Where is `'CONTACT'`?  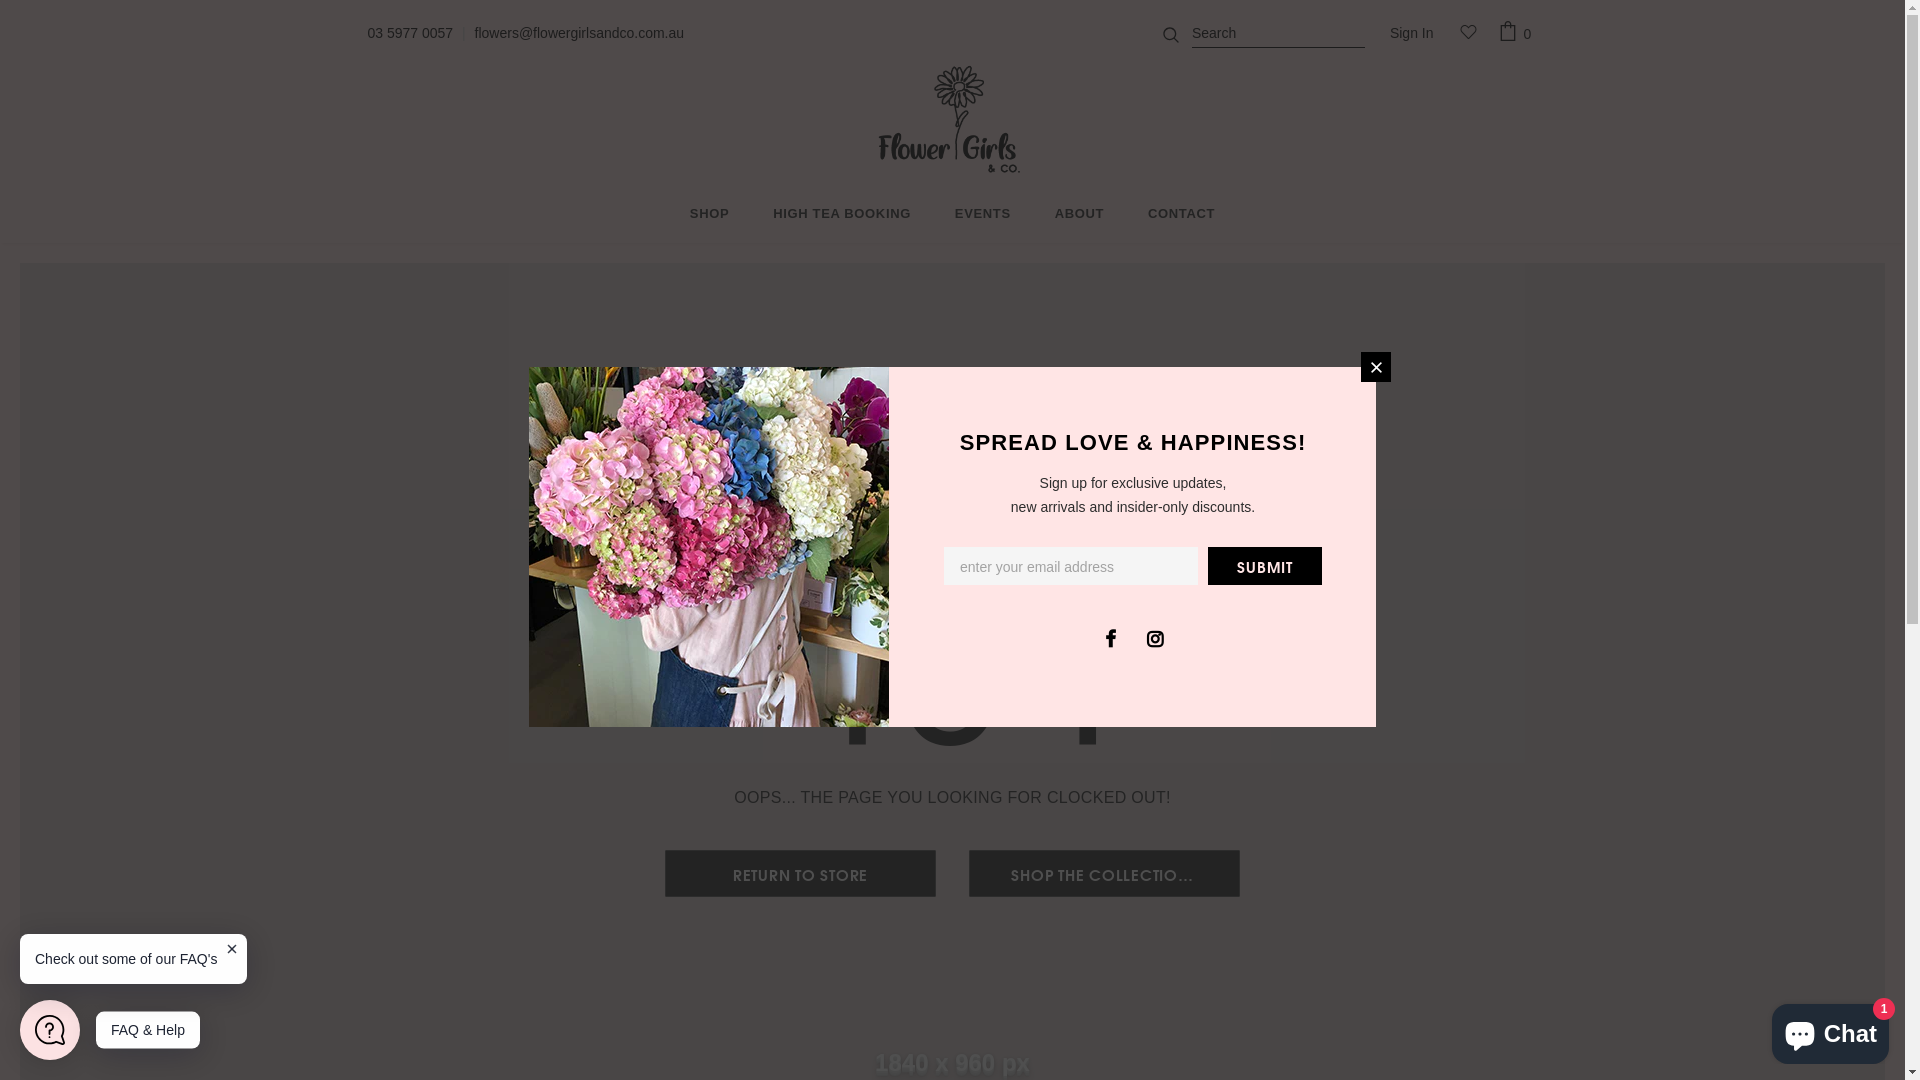 'CONTACT' is located at coordinates (1181, 216).